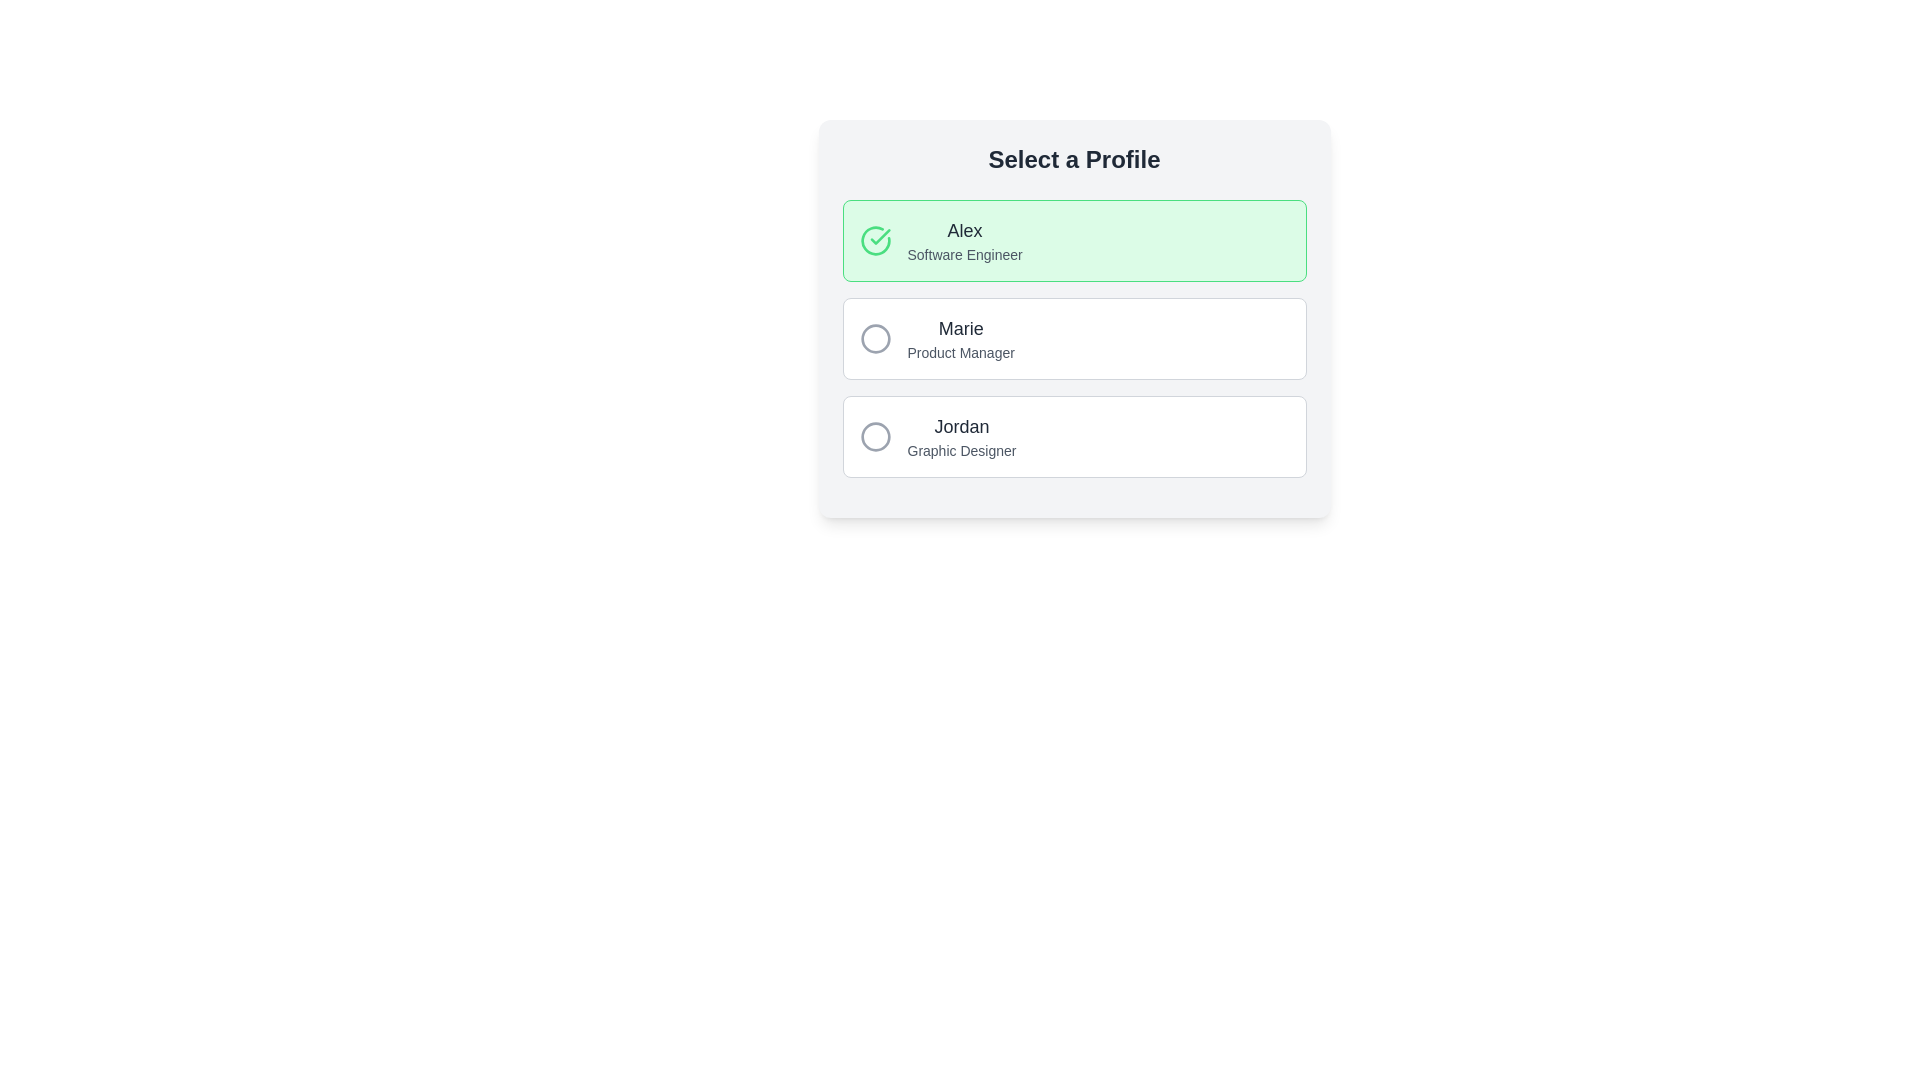 The width and height of the screenshot is (1920, 1080). I want to click on the text label indicating the name 'Marie', which is the first text line within the second block of selectable profiles, positioned above the label 'Product Manager', so click(961, 327).